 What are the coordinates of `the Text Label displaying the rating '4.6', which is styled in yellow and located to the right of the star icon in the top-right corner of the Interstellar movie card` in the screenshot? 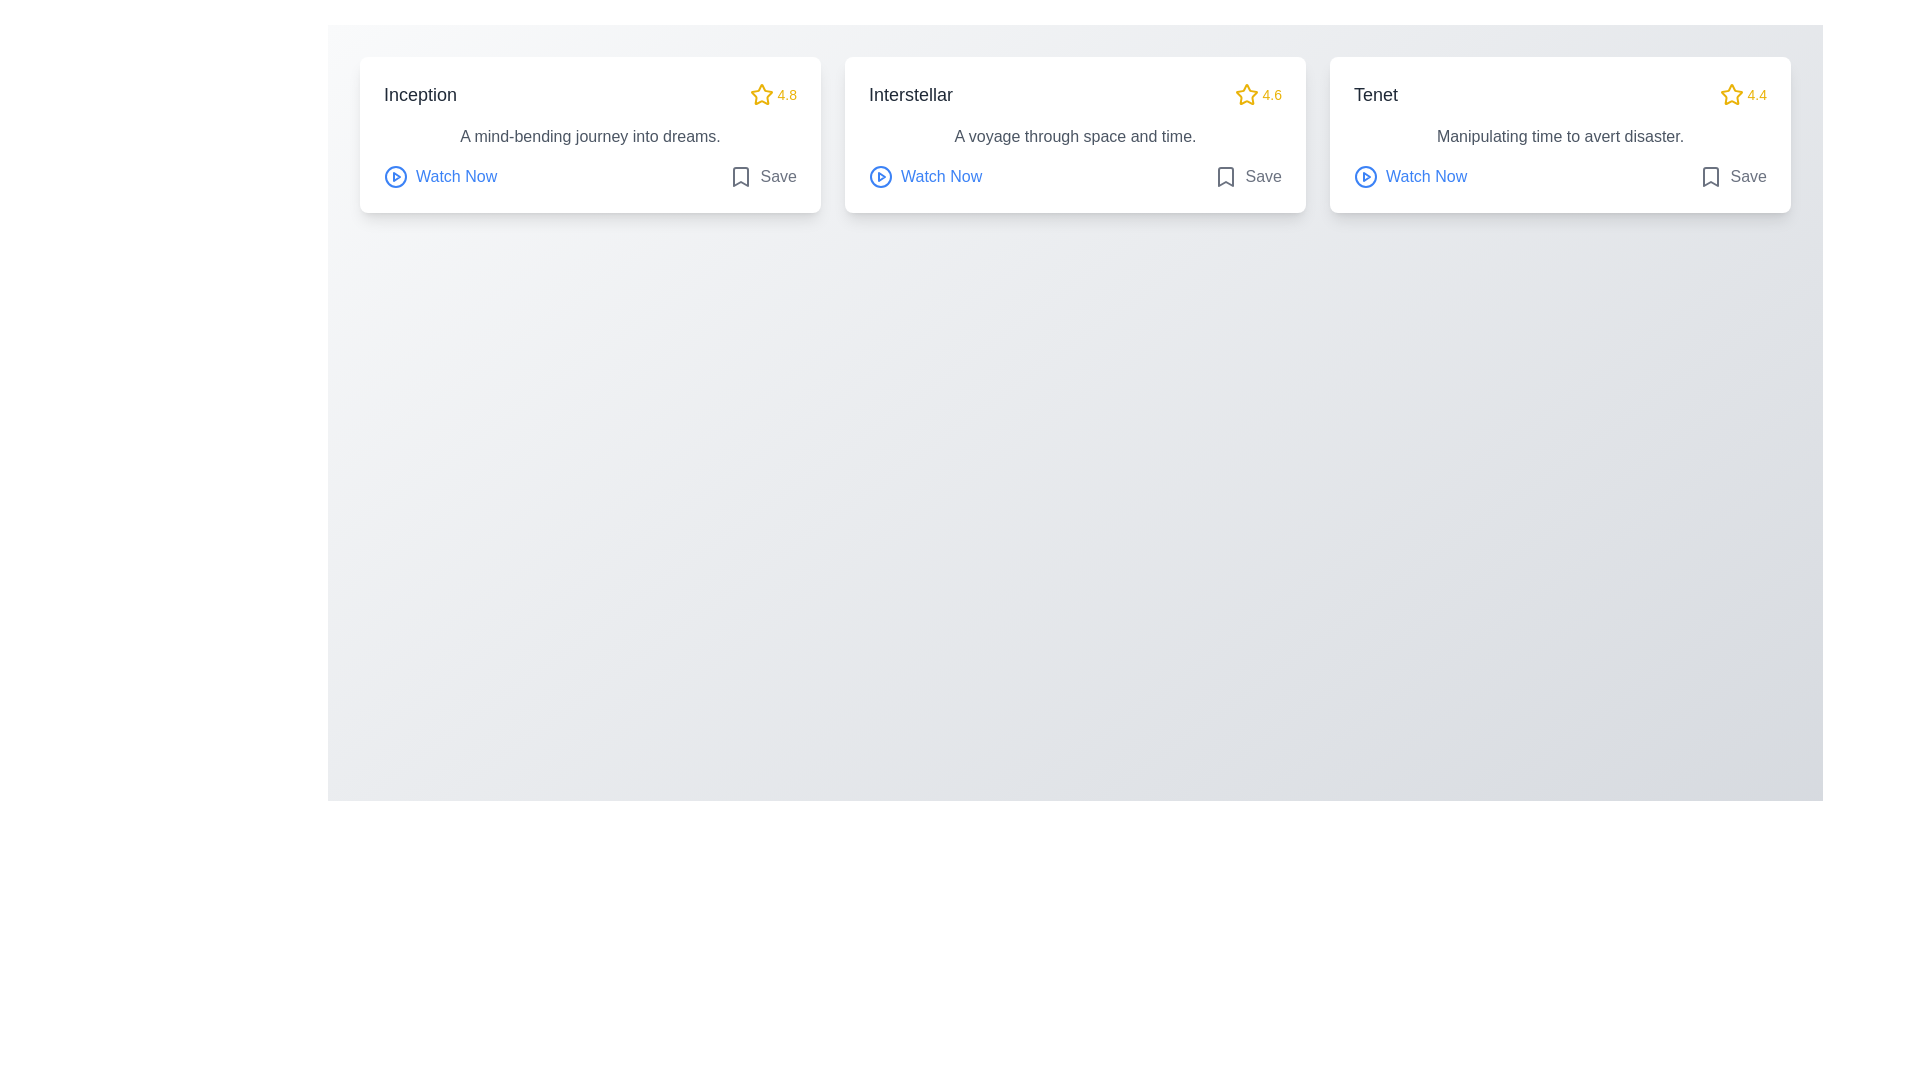 It's located at (1271, 95).